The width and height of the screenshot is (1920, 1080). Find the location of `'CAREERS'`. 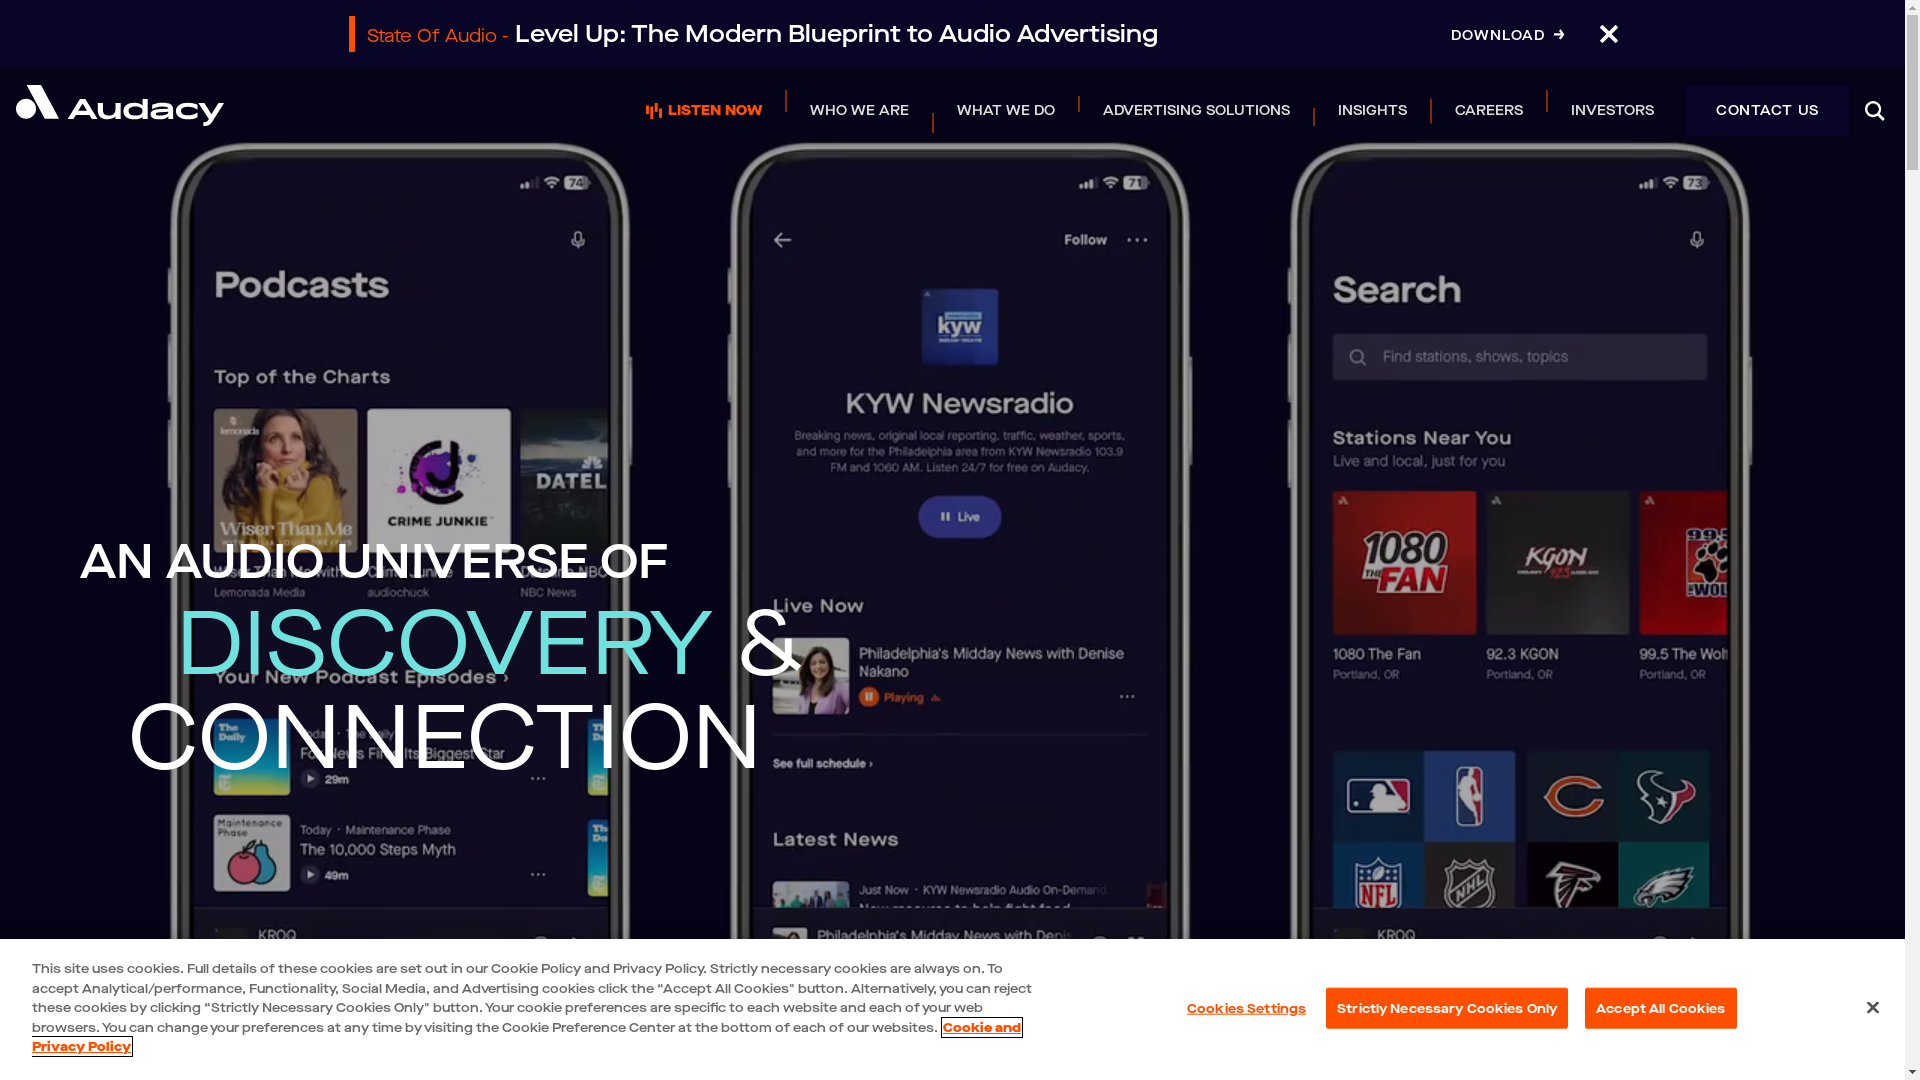

'CAREERS' is located at coordinates (1488, 110).